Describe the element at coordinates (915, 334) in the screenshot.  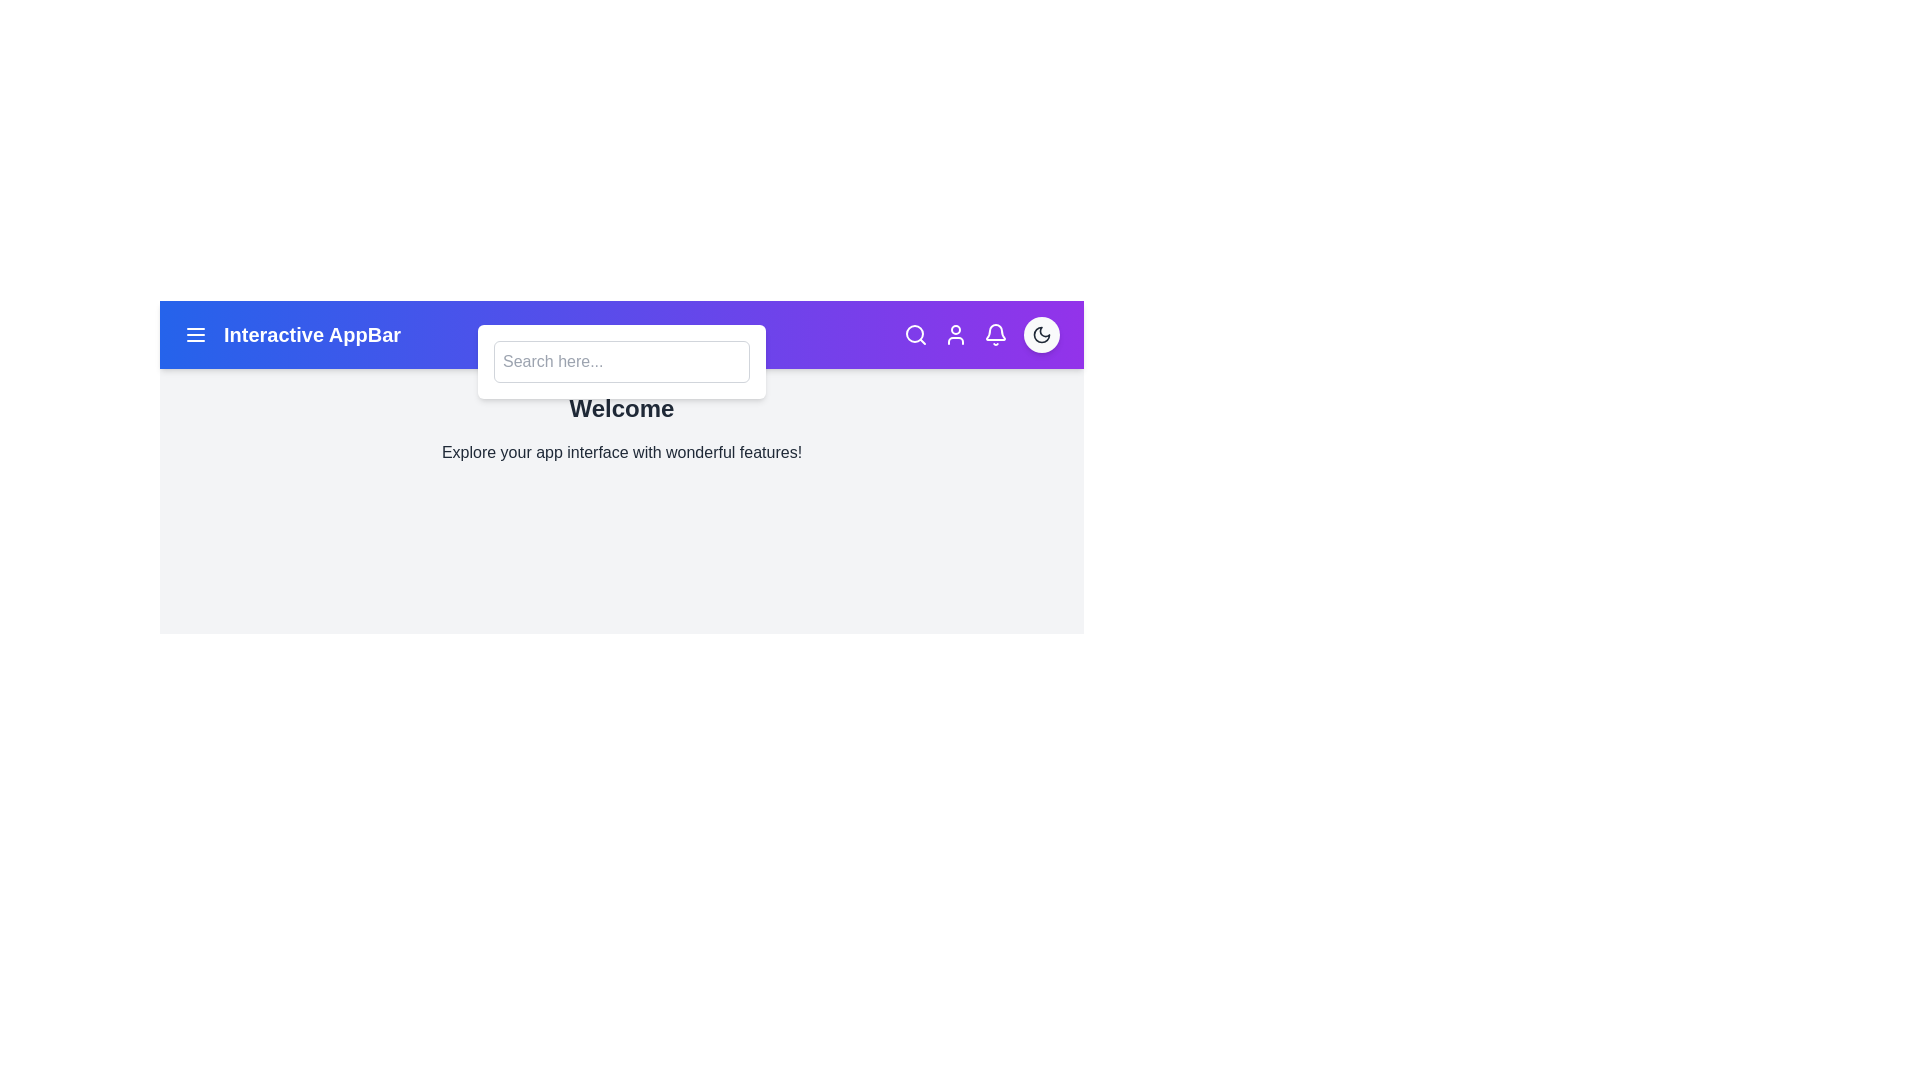
I see `the search icon to toggle the visibility of the search bar` at that location.